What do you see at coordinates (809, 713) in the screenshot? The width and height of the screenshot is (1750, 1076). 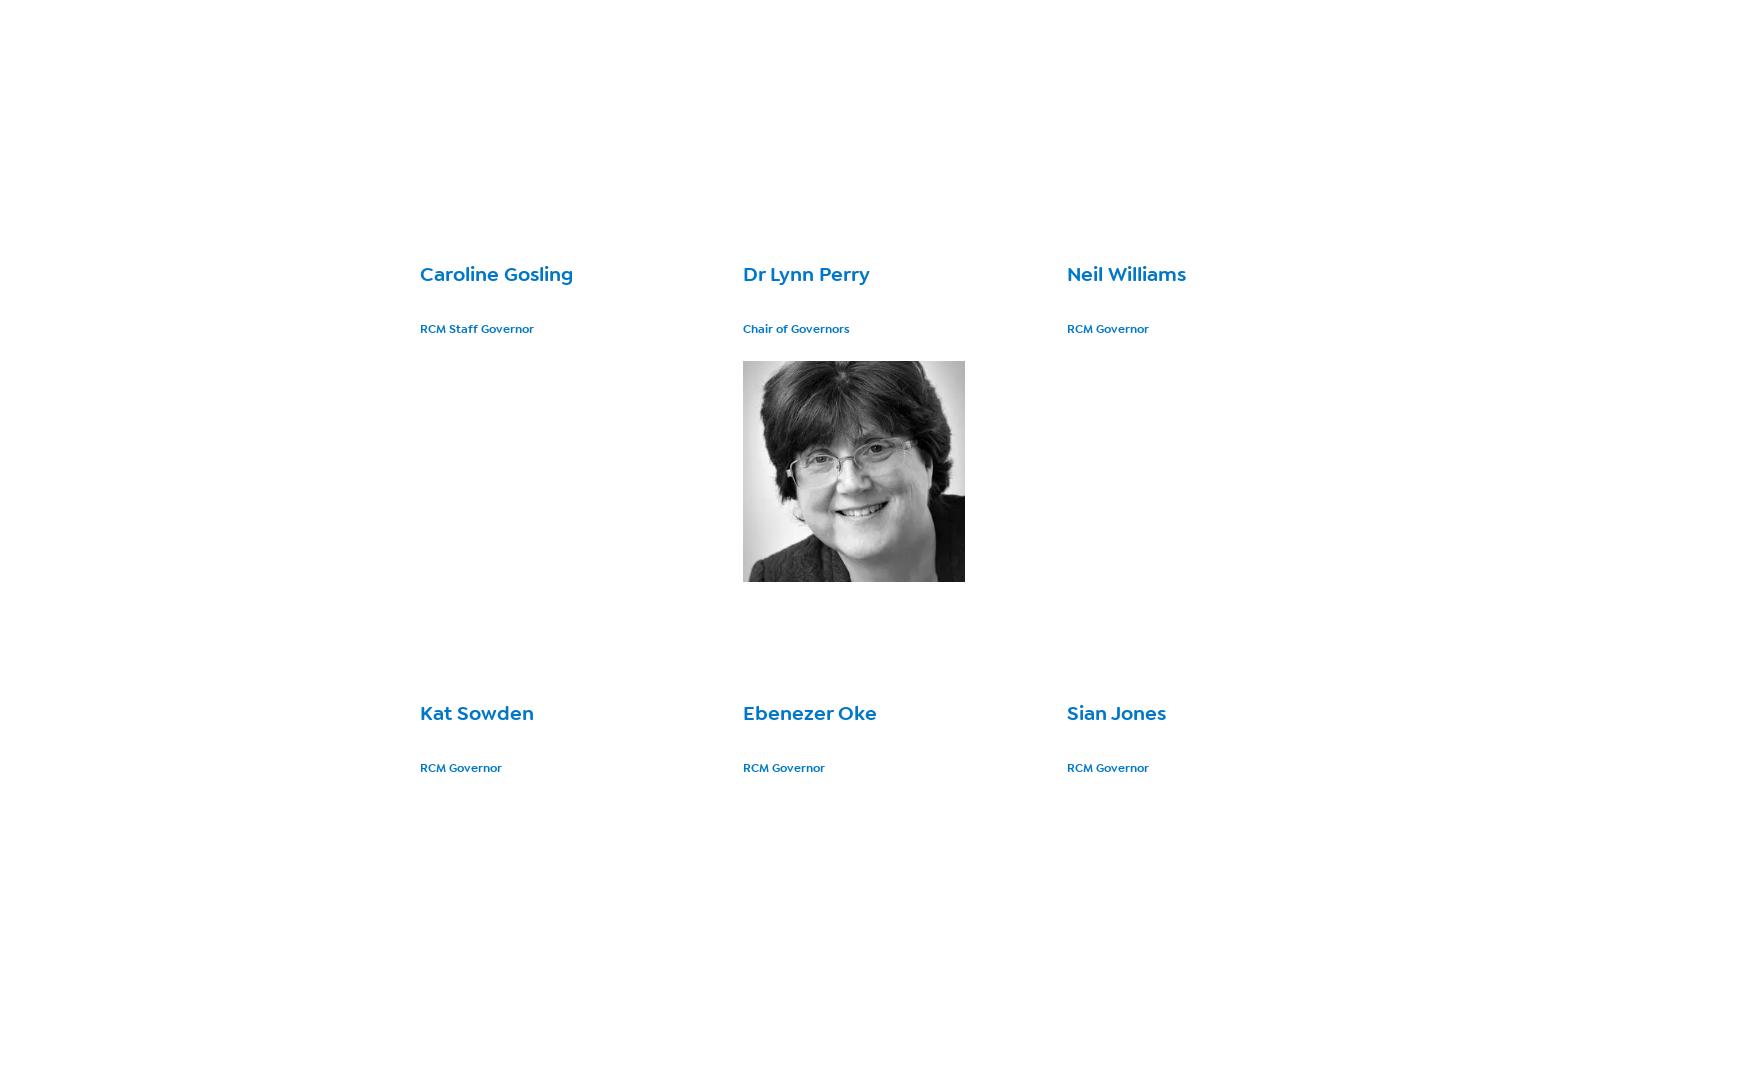 I see `'Ebenezer Oke'` at bounding box center [809, 713].